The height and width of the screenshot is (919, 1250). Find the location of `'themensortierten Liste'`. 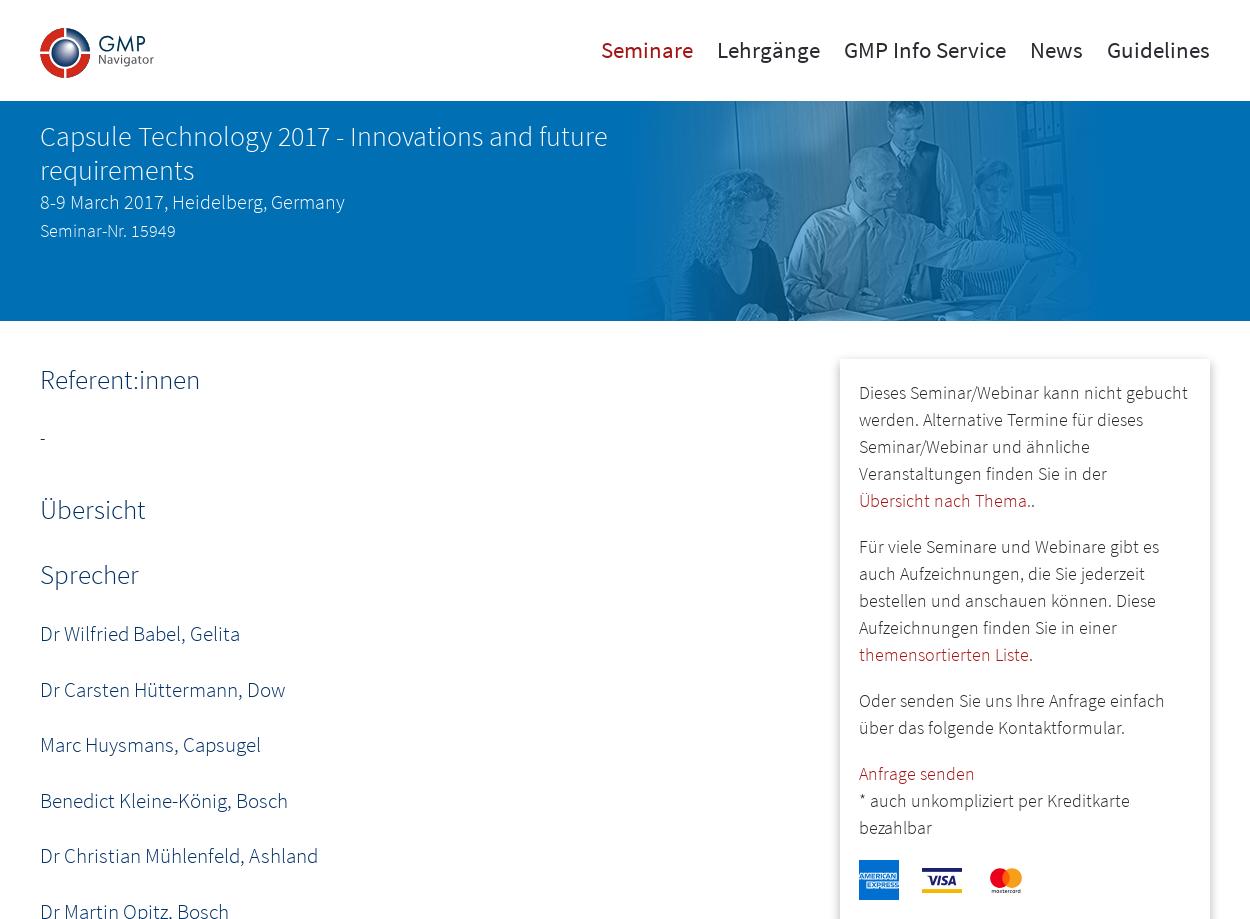

'themensortierten Liste' is located at coordinates (943, 652).